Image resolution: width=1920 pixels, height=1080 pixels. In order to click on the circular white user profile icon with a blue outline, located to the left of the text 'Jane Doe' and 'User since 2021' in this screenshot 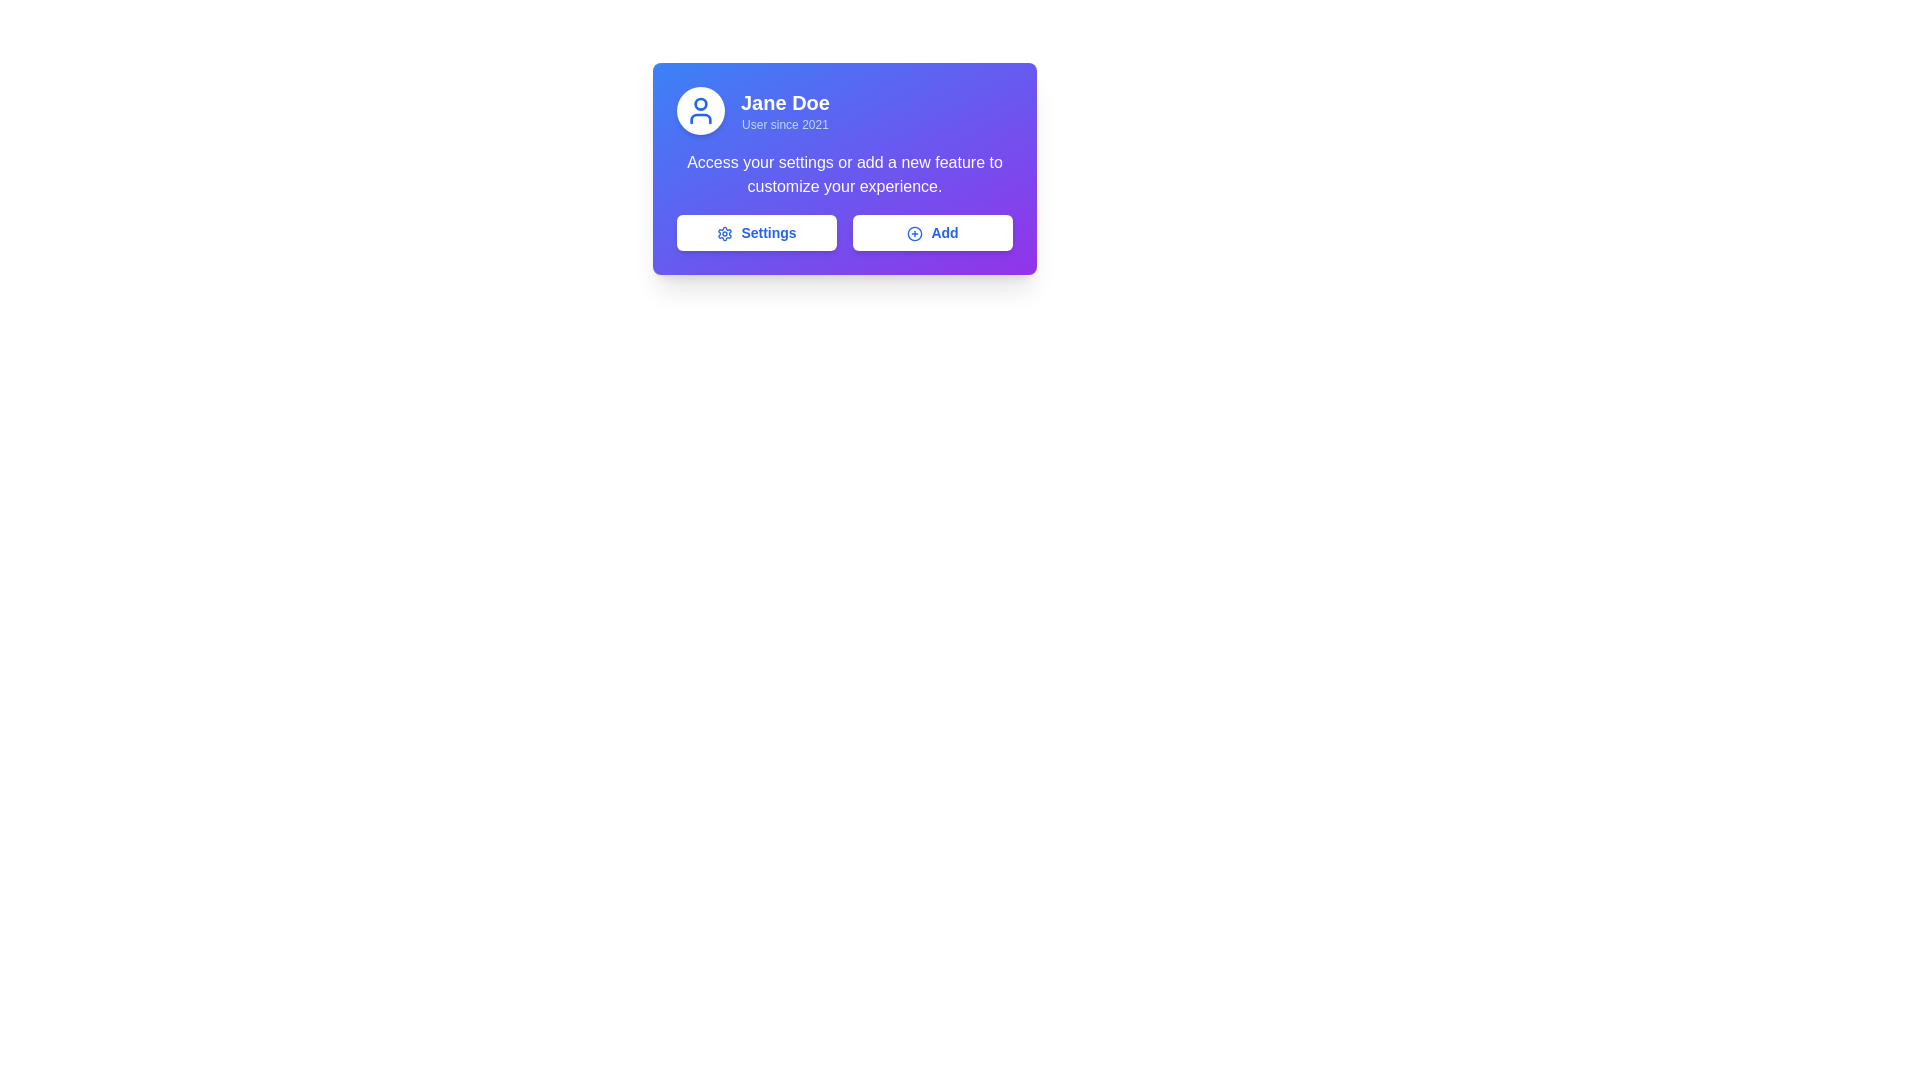, I will do `click(700, 111)`.